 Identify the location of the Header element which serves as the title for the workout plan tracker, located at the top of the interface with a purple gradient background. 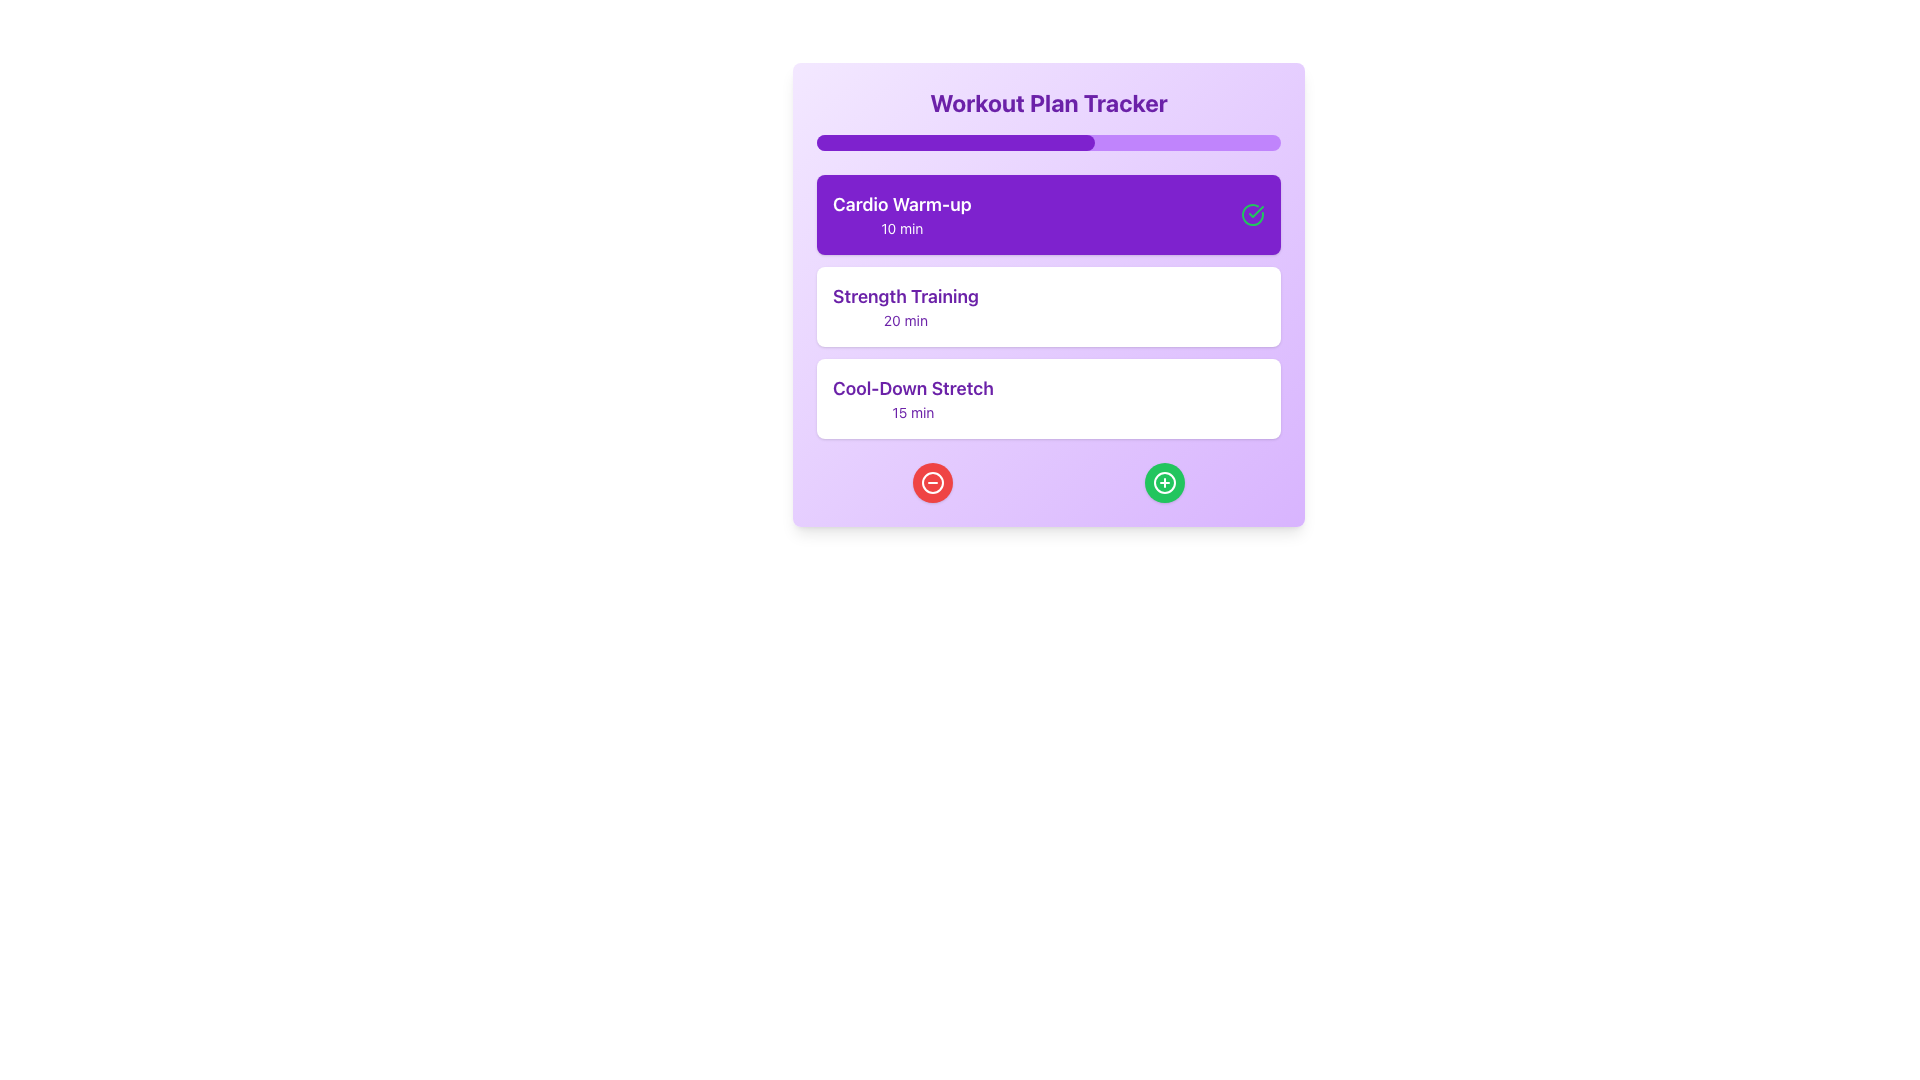
(1048, 103).